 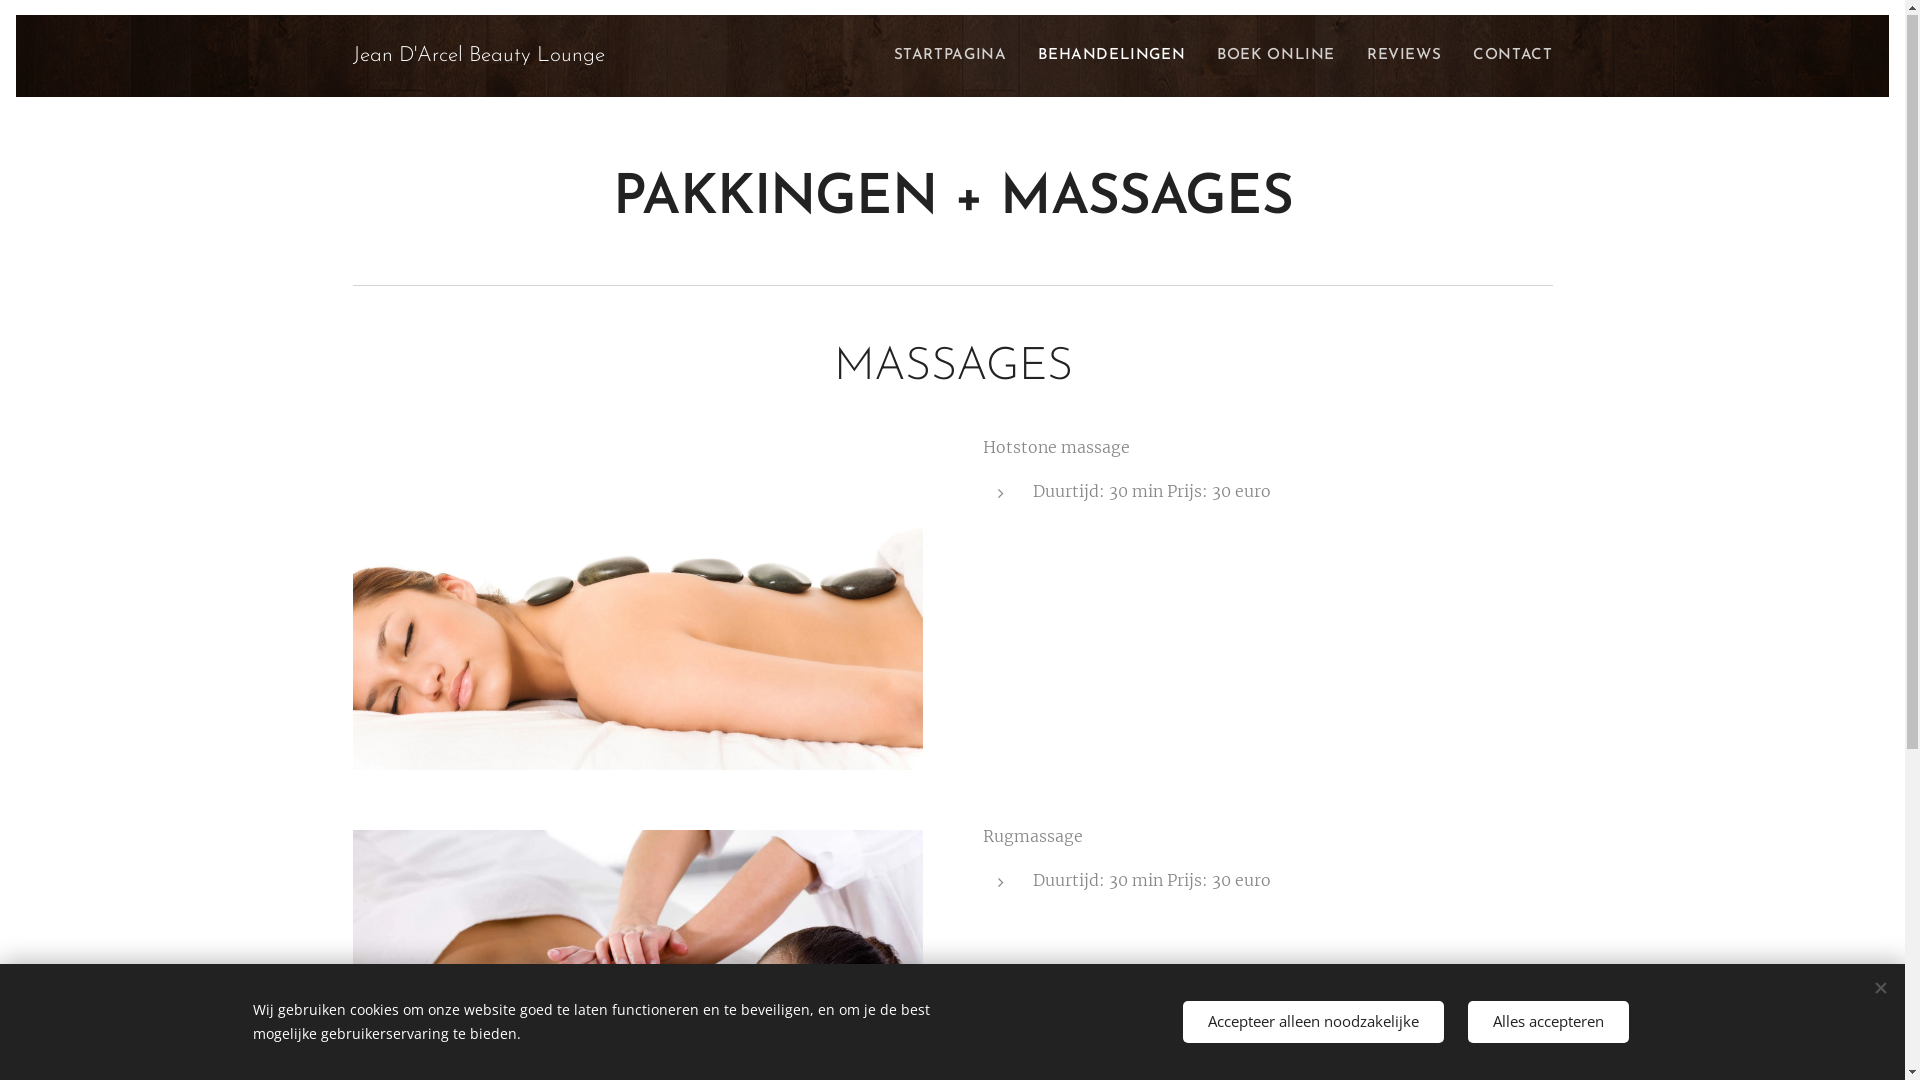 I want to click on 'CONTACT', so click(x=1504, y=56).